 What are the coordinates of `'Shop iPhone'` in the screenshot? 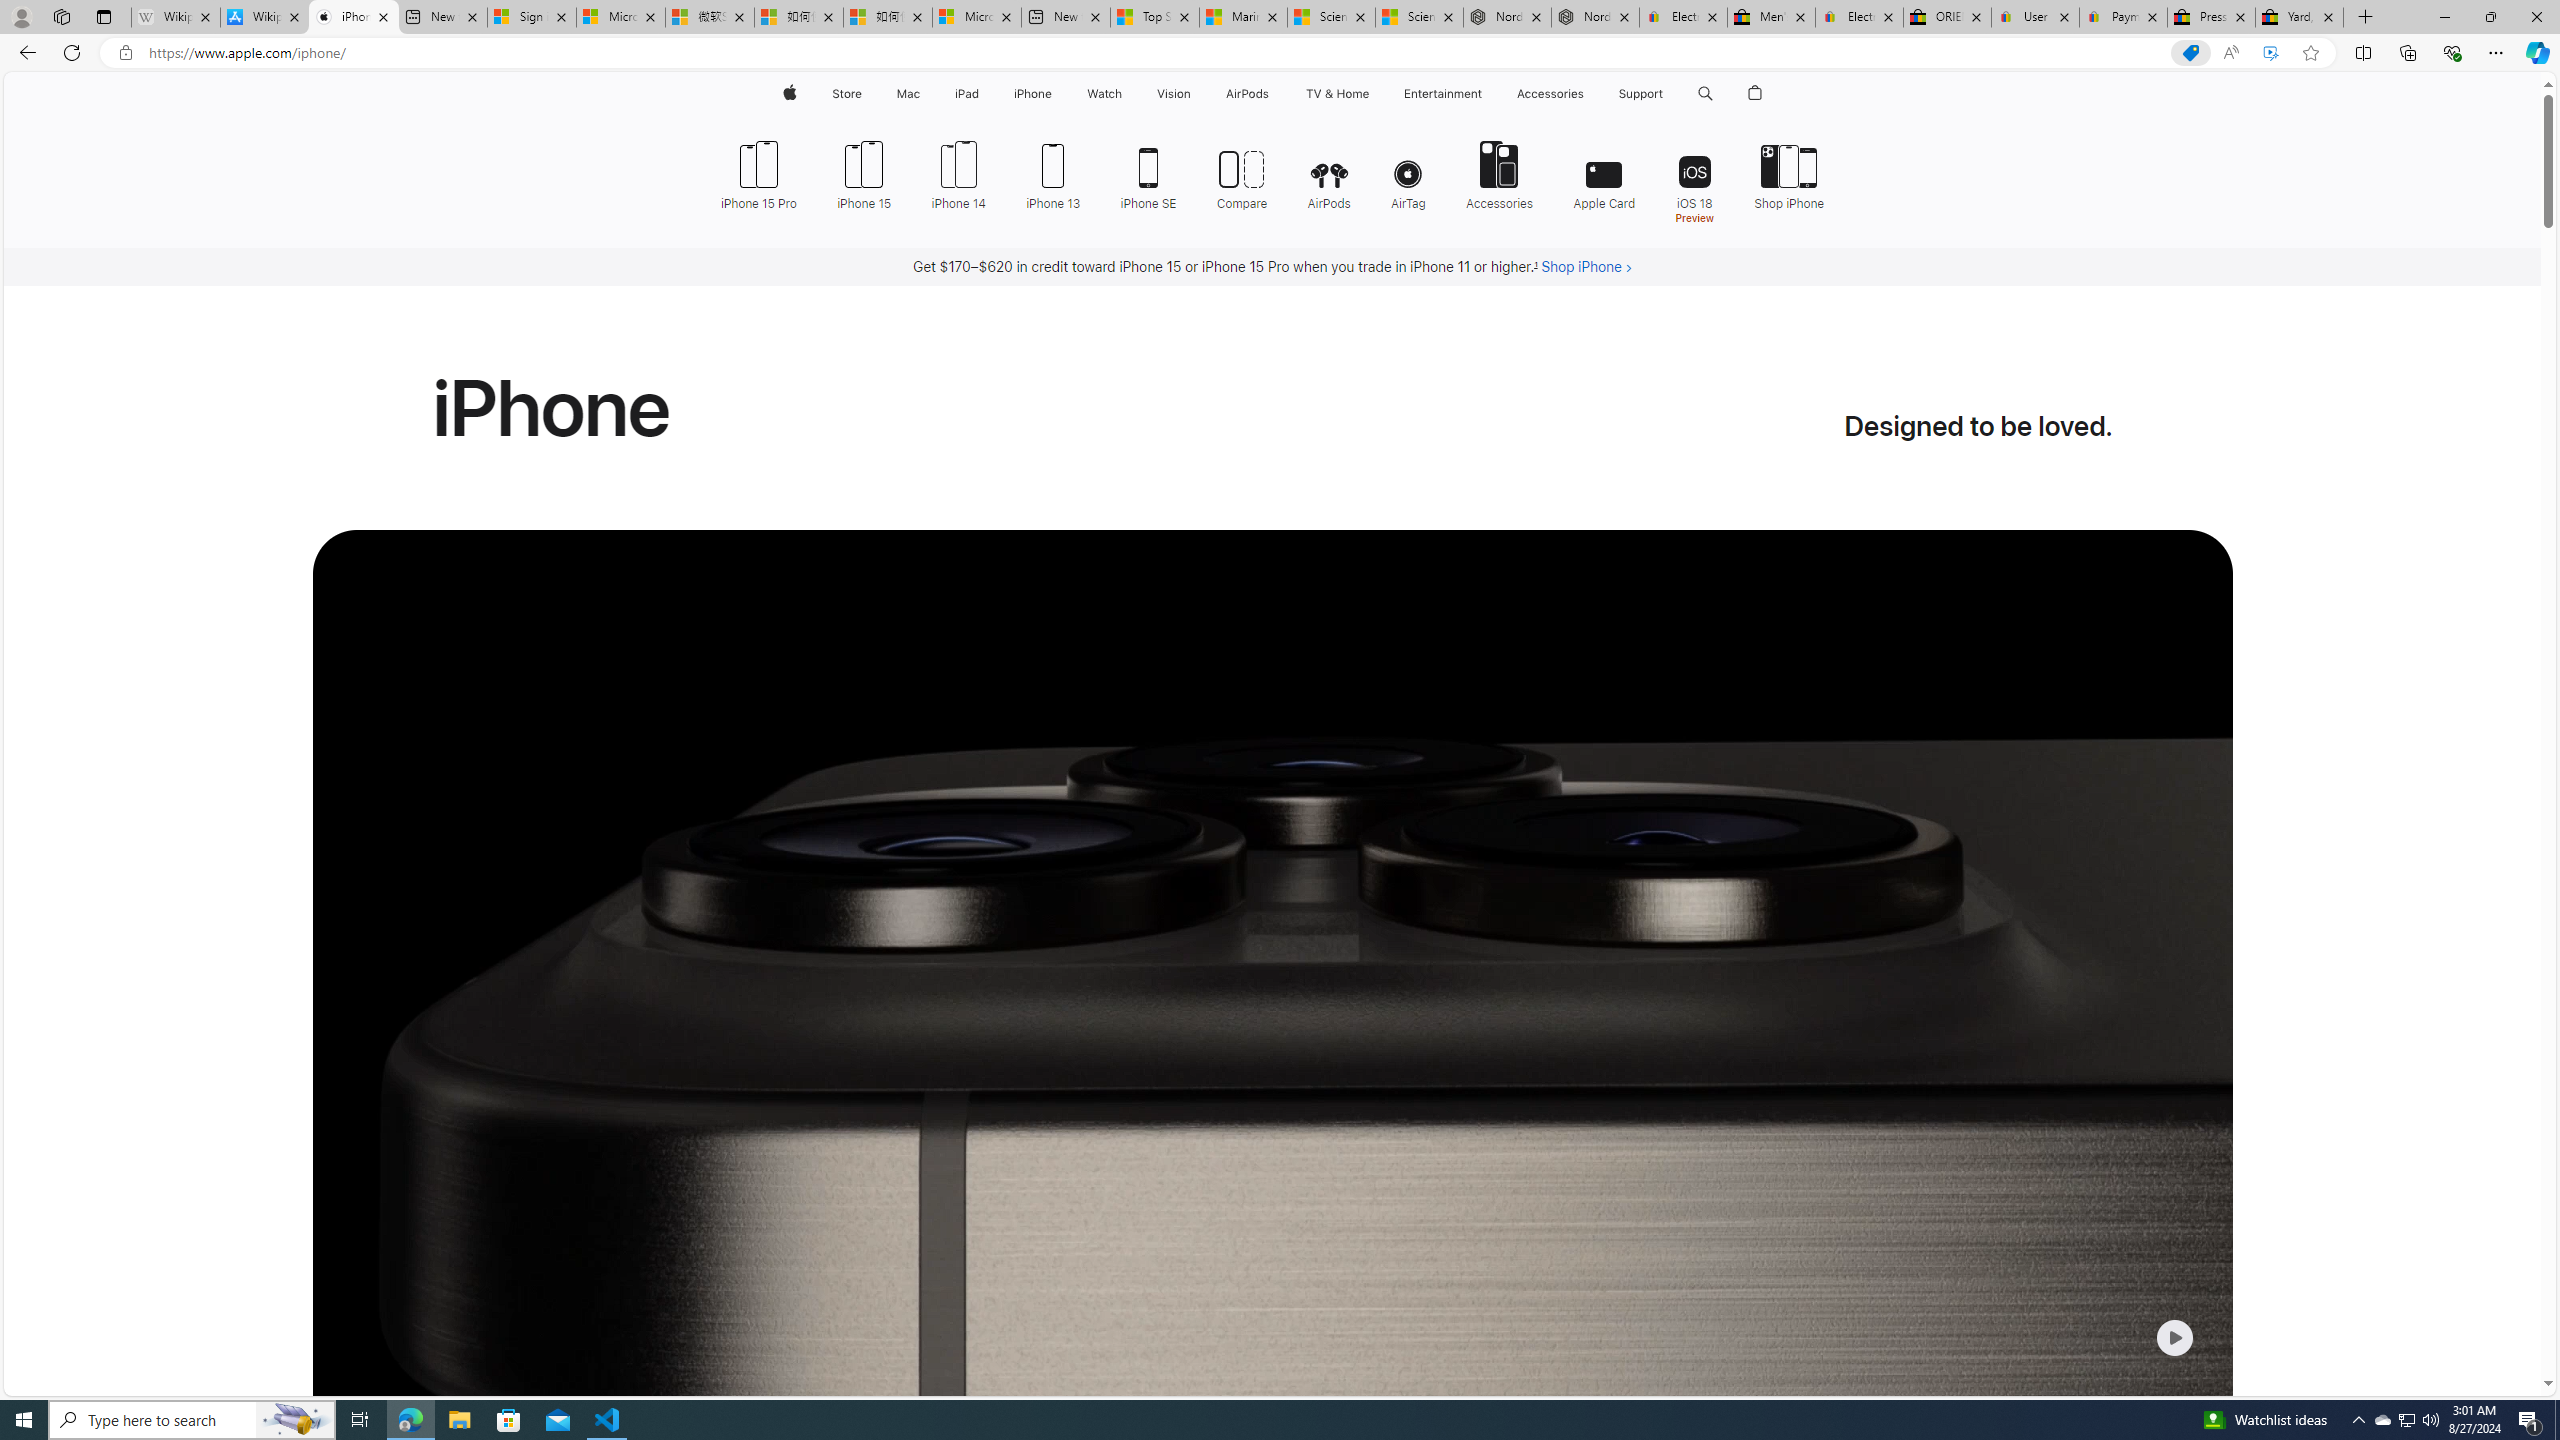 It's located at (1789, 172).